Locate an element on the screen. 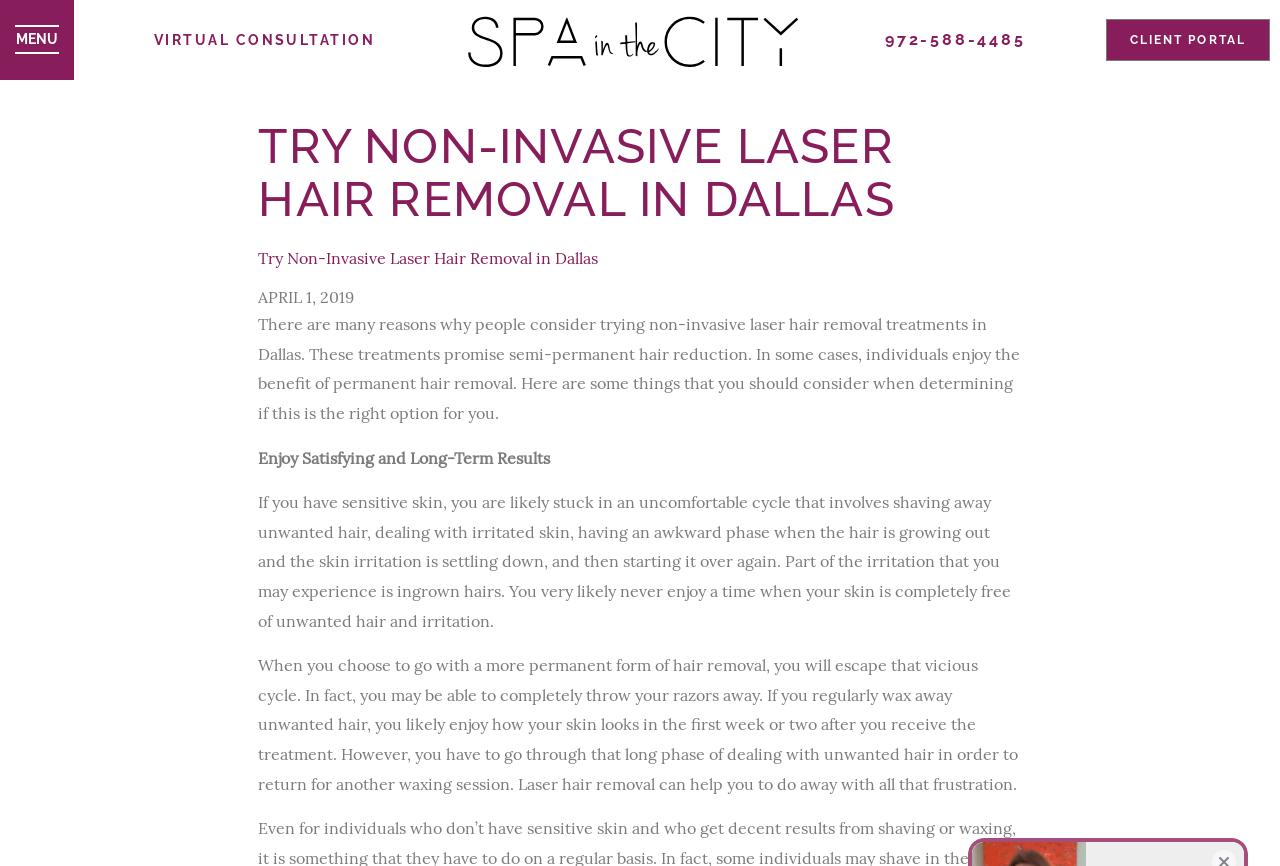  'Menu' is located at coordinates (36, 38).